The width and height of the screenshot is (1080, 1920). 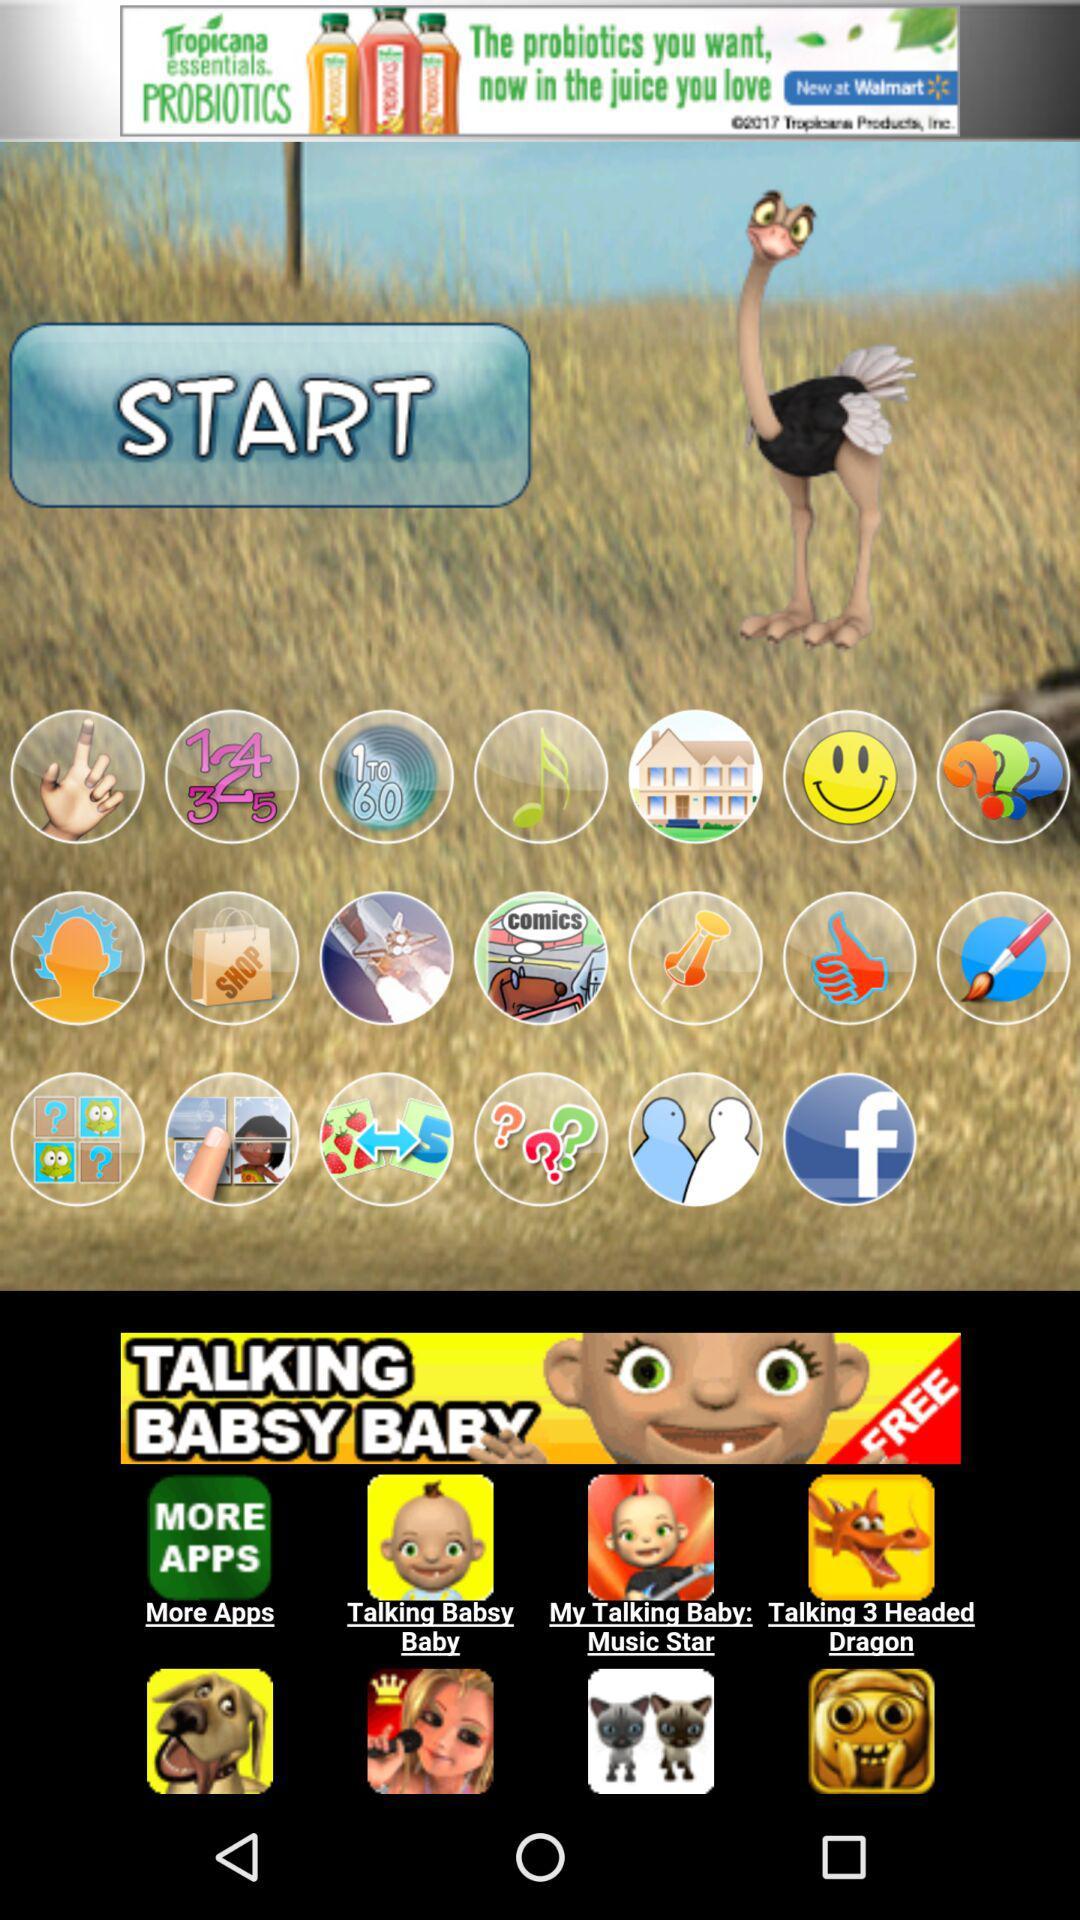 I want to click on like the article, so click(x=849, y=957).